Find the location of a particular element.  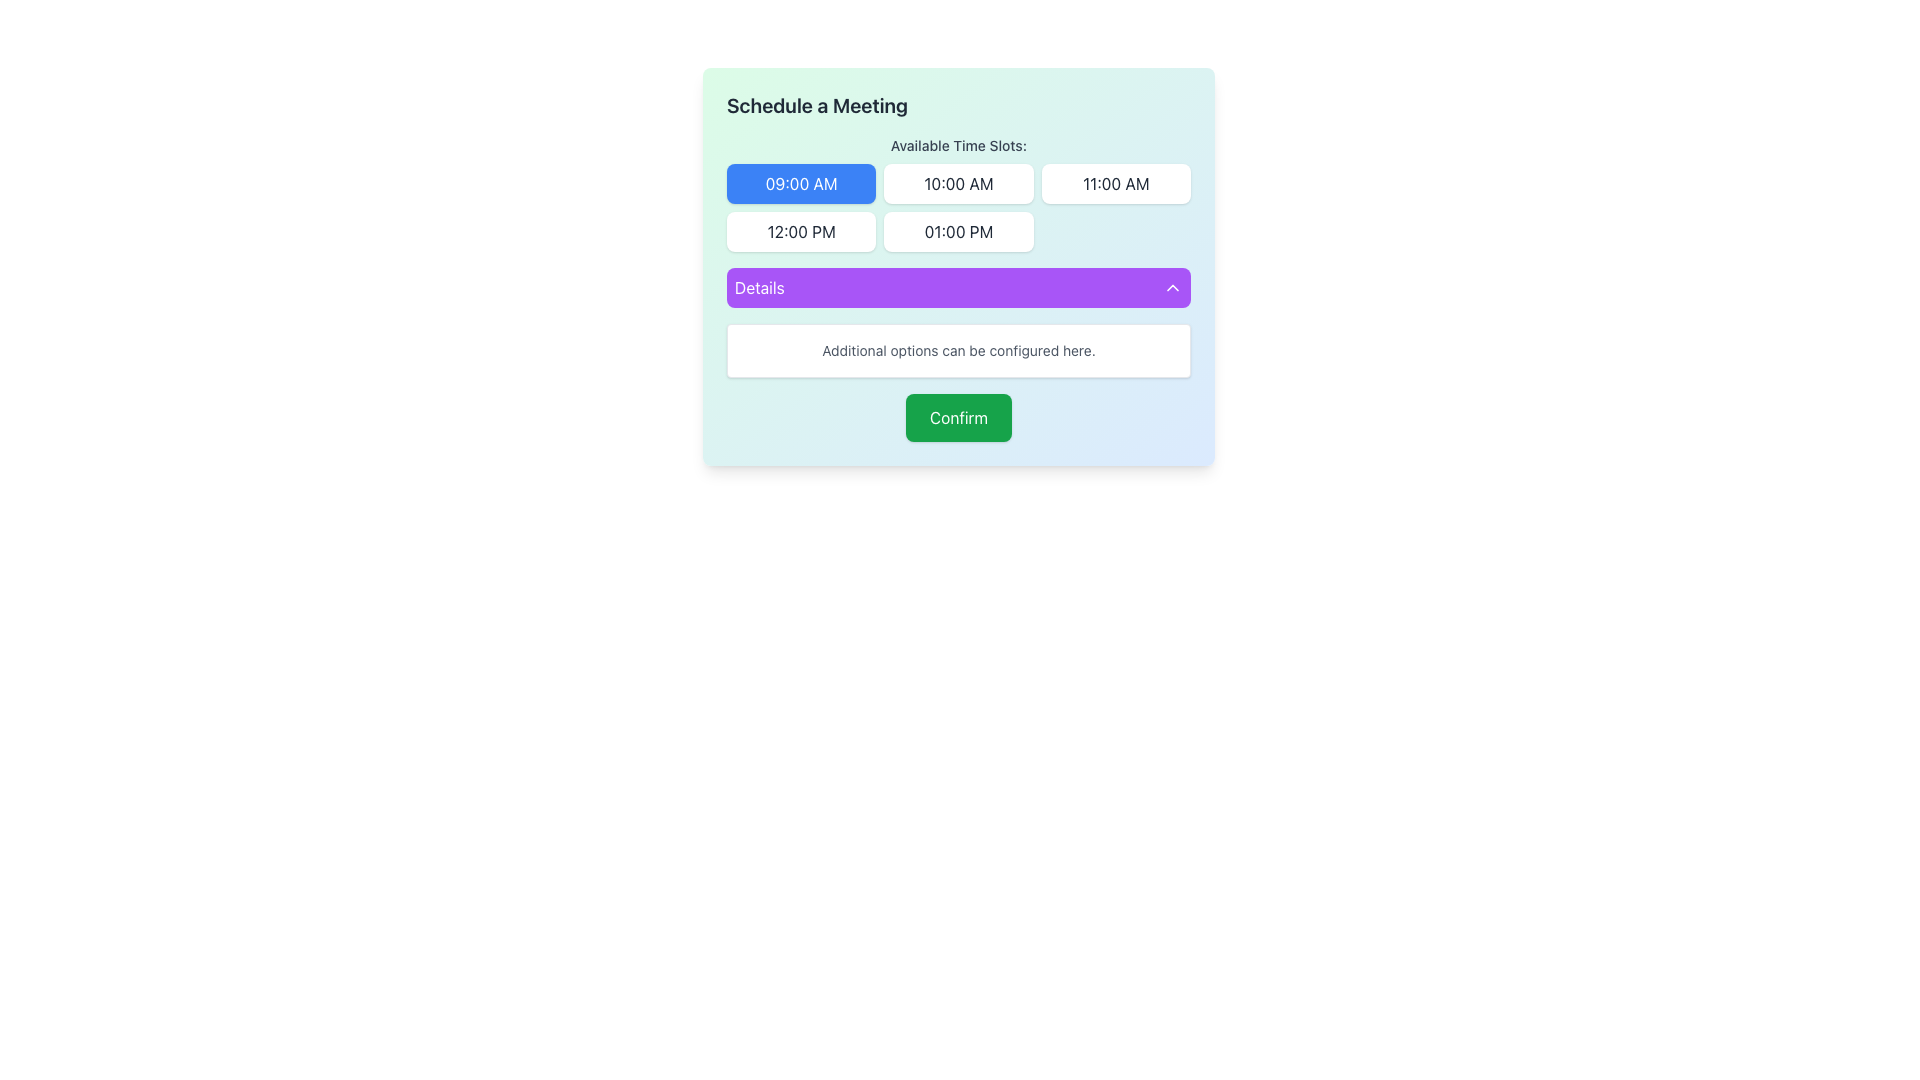

the first button in the 'Available Time Slots' section is located at coordinates (801, 184).